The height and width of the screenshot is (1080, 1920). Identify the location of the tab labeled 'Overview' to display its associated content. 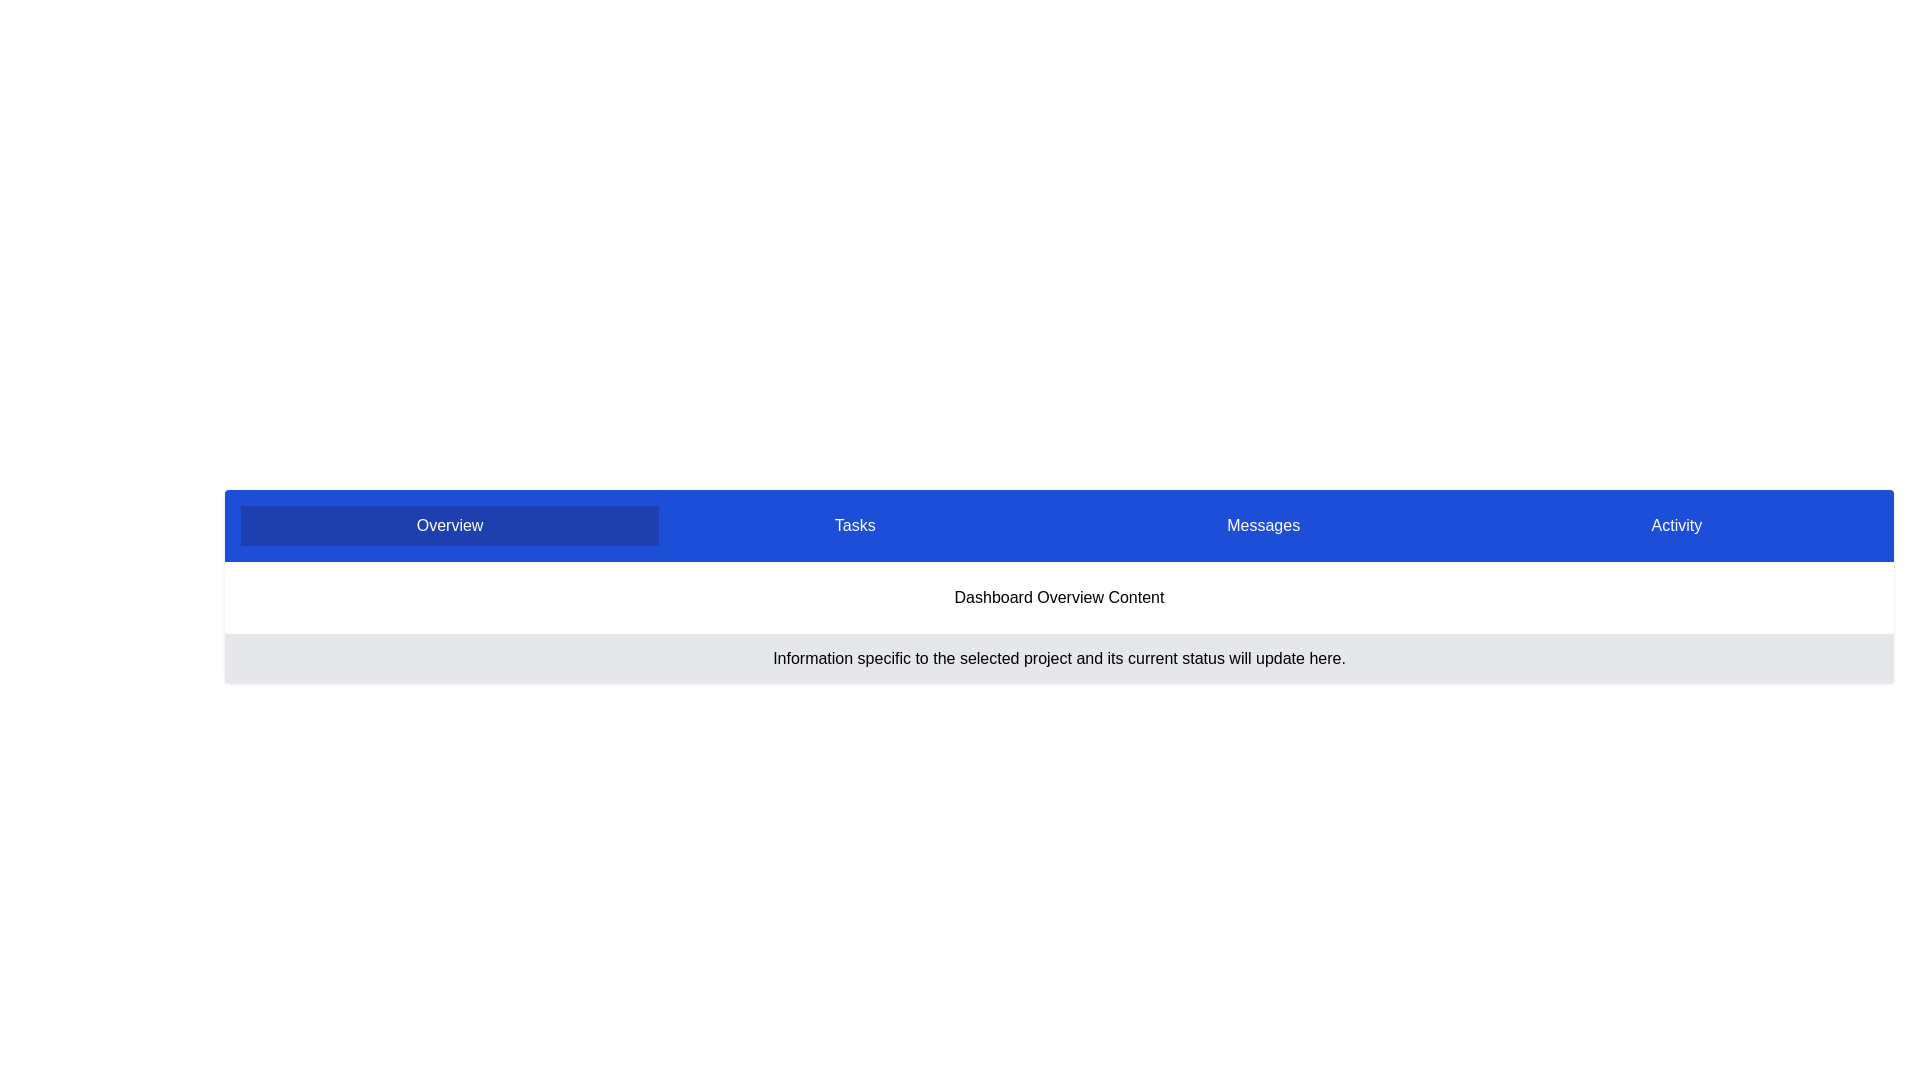
(449, 524).